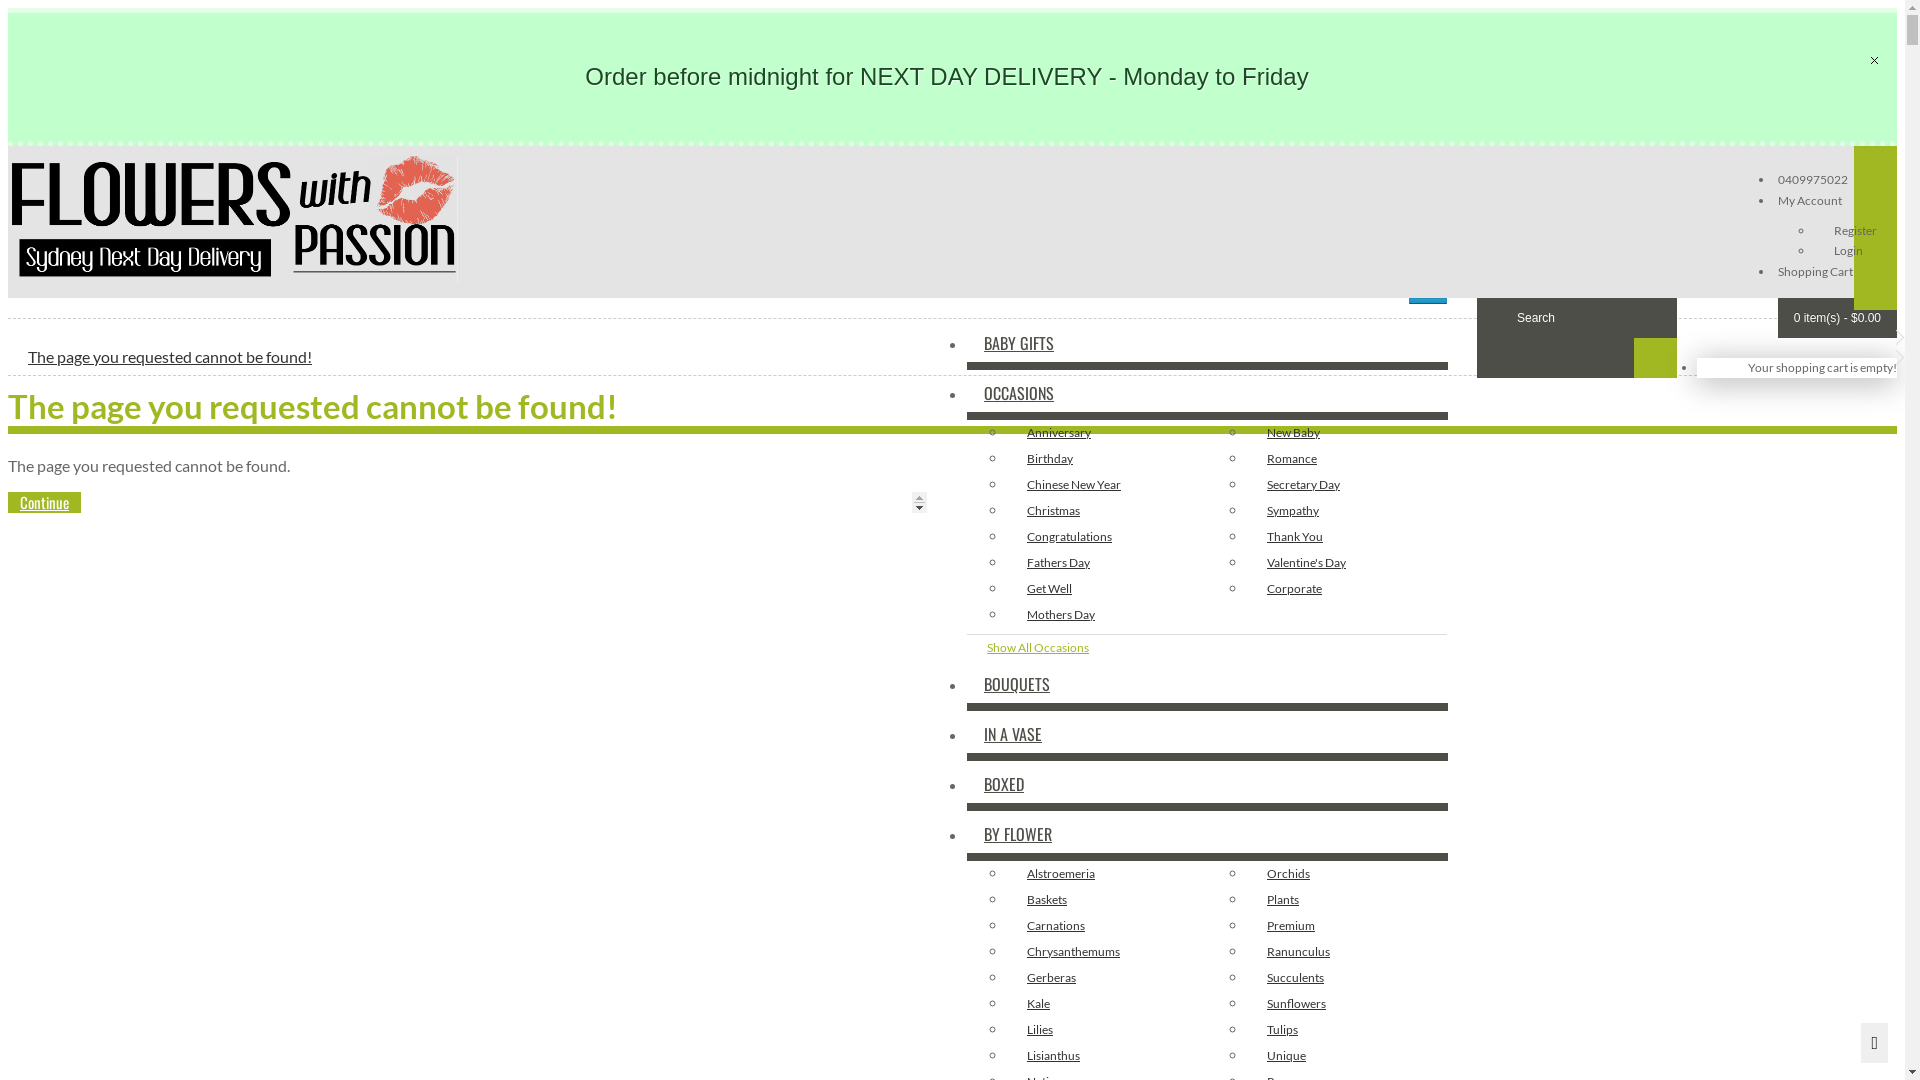  What do you see at coordinates (1774, 199) in the screenshot?
I see `'My Account'` at bounding box center [1774, 199].